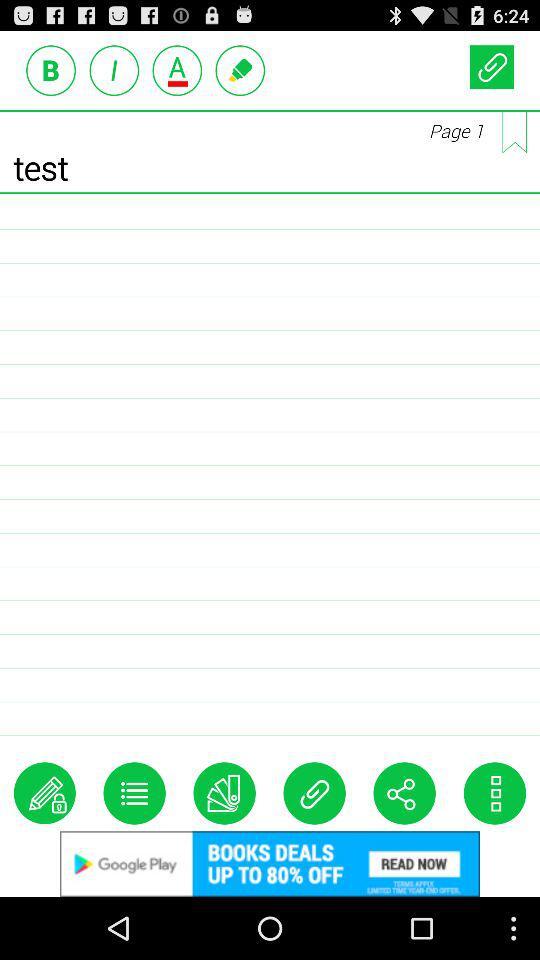 Image resolution: width=540 pixels, height=960 pixels. Describe the element at coordinates (493, 793) in the screenshot. I see `customize option` at that location.